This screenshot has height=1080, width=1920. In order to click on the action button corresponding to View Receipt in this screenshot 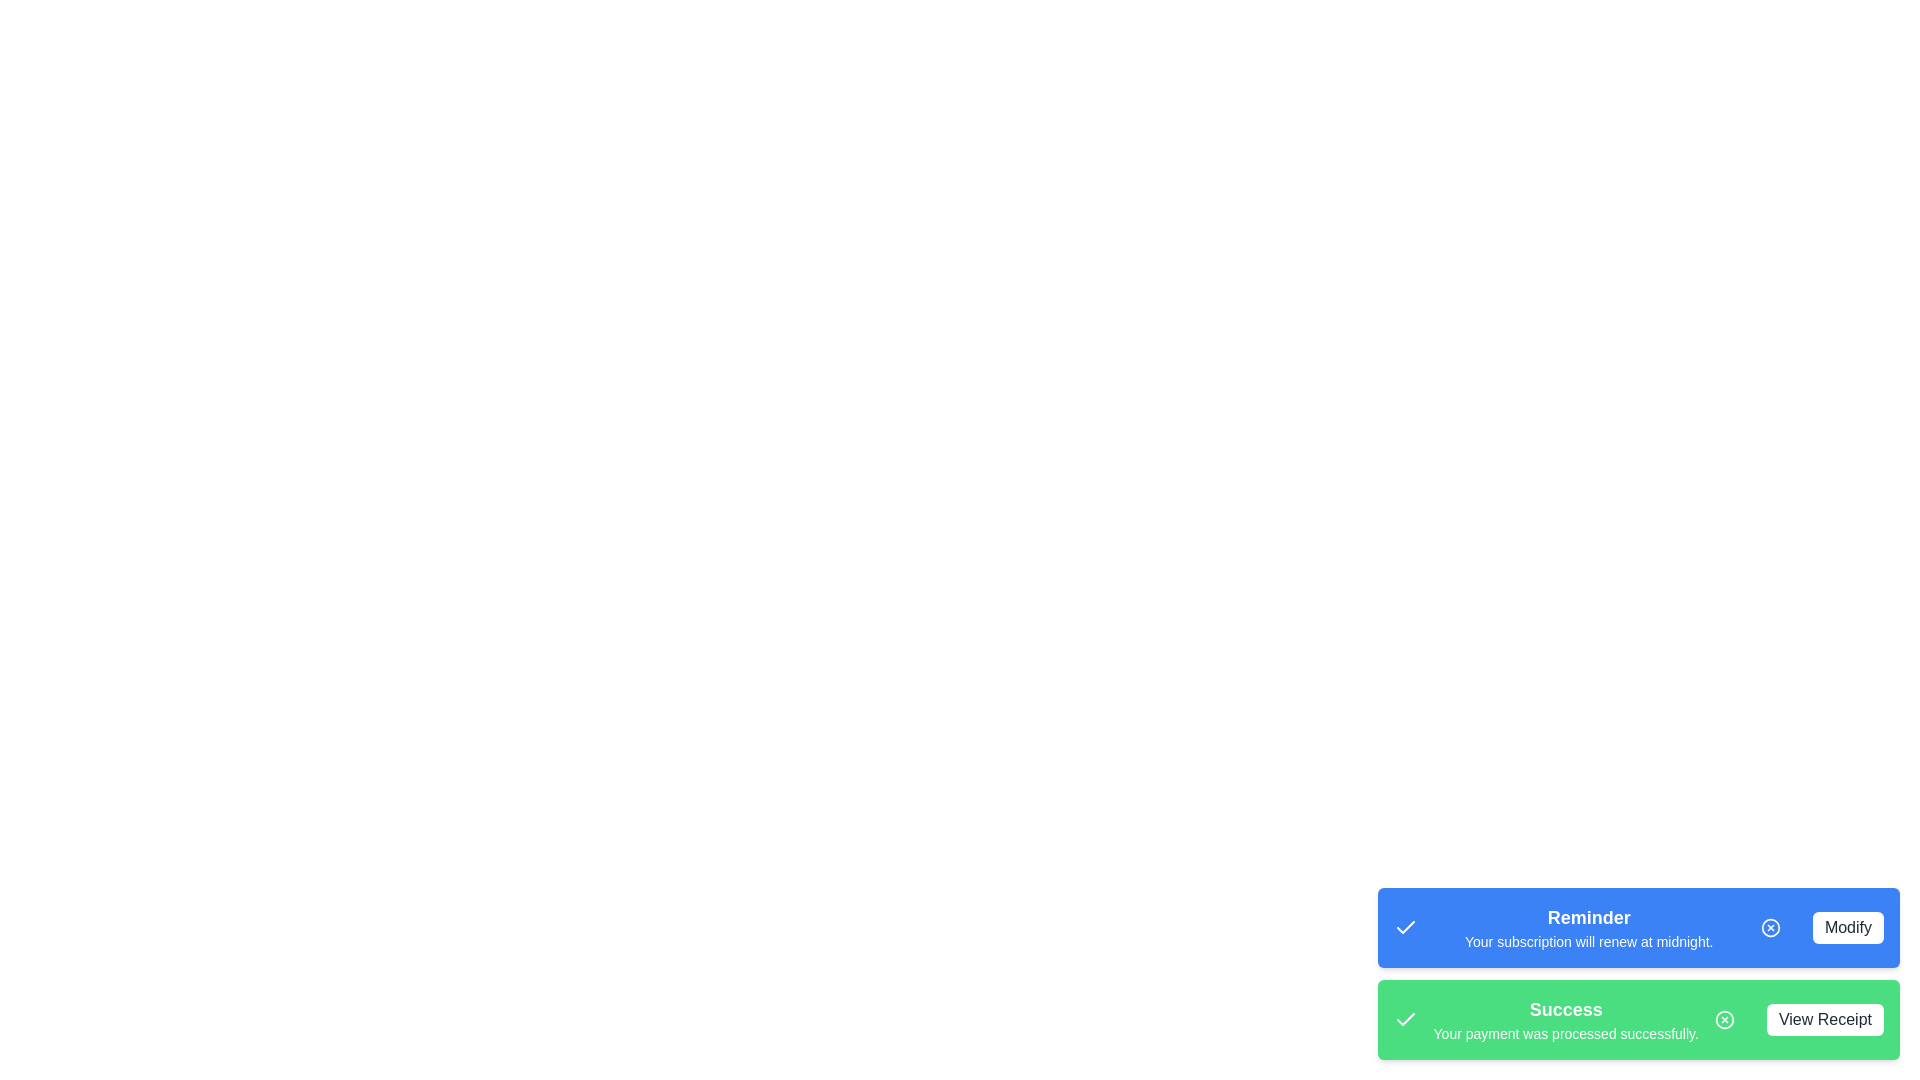, I will do `click(1825, 1019)`.